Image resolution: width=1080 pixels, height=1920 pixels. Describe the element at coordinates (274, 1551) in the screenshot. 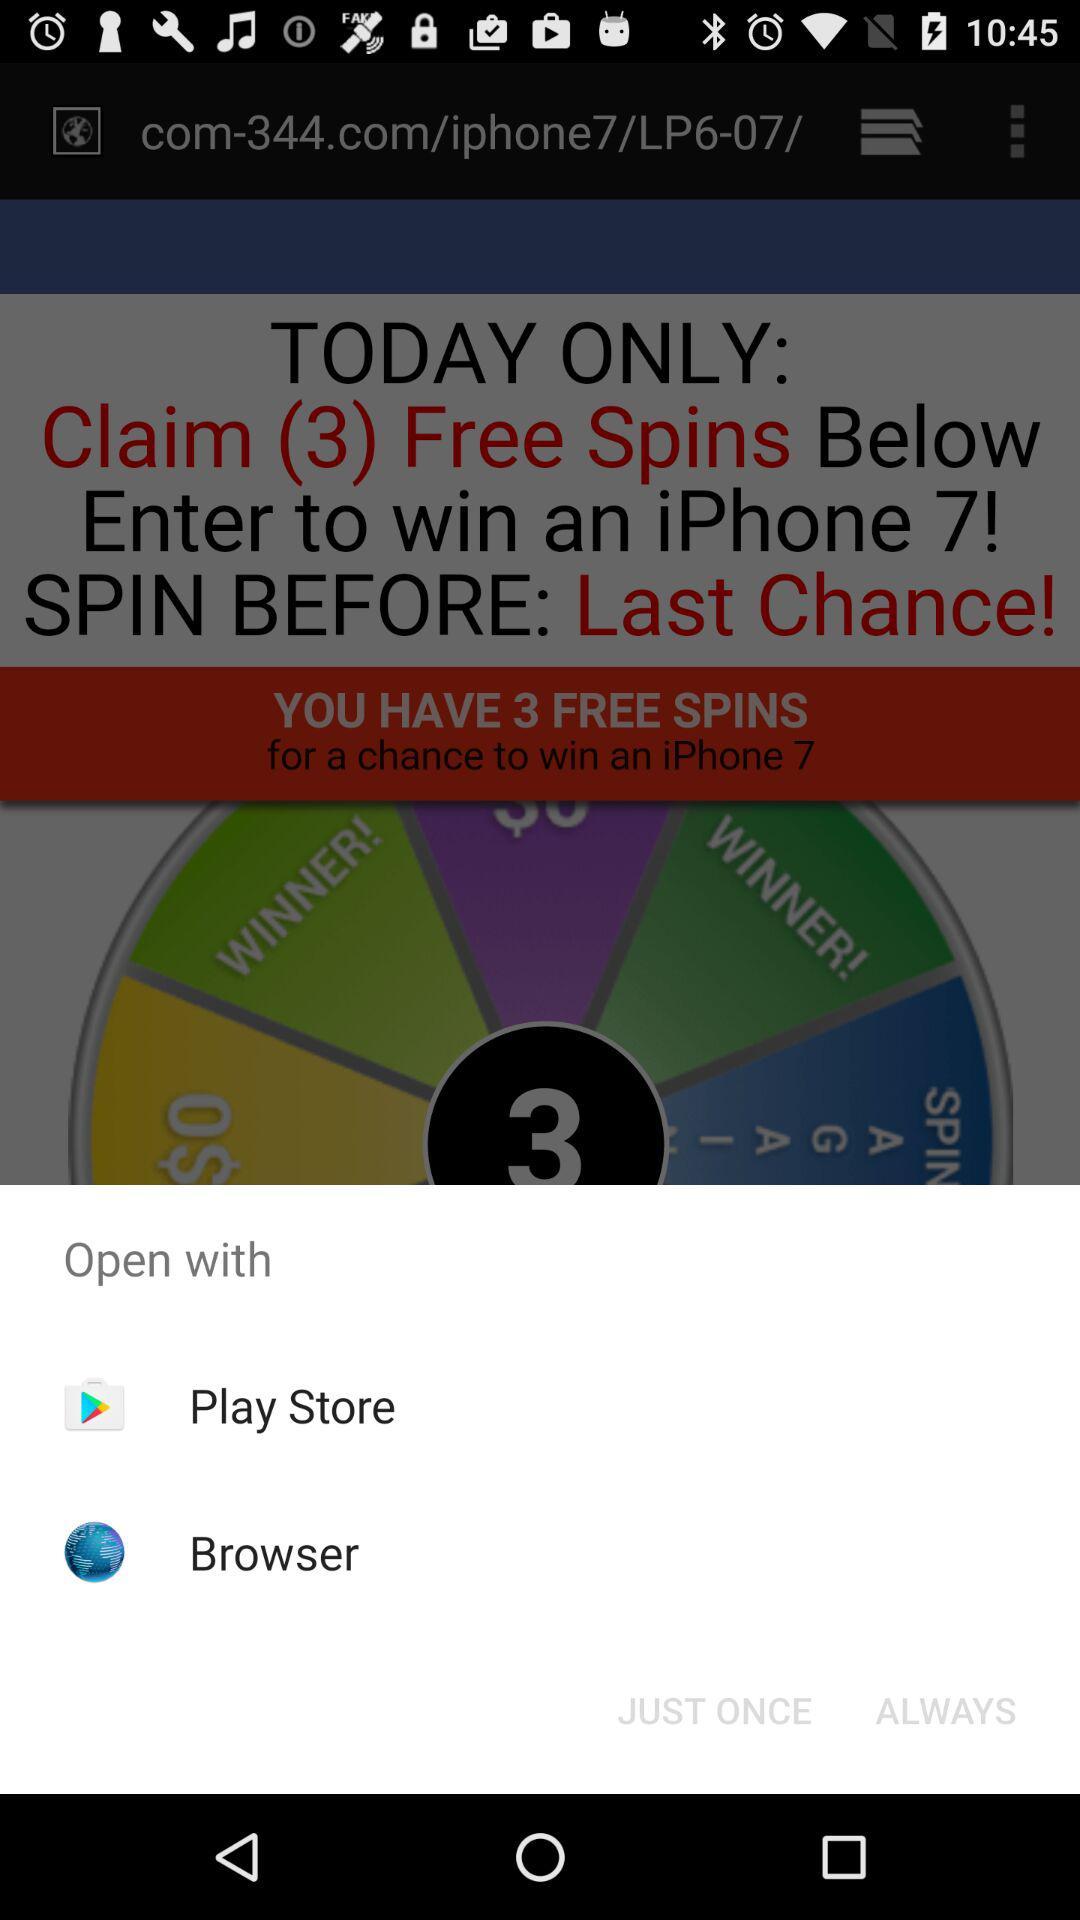

I see `app below play store item` at that location.